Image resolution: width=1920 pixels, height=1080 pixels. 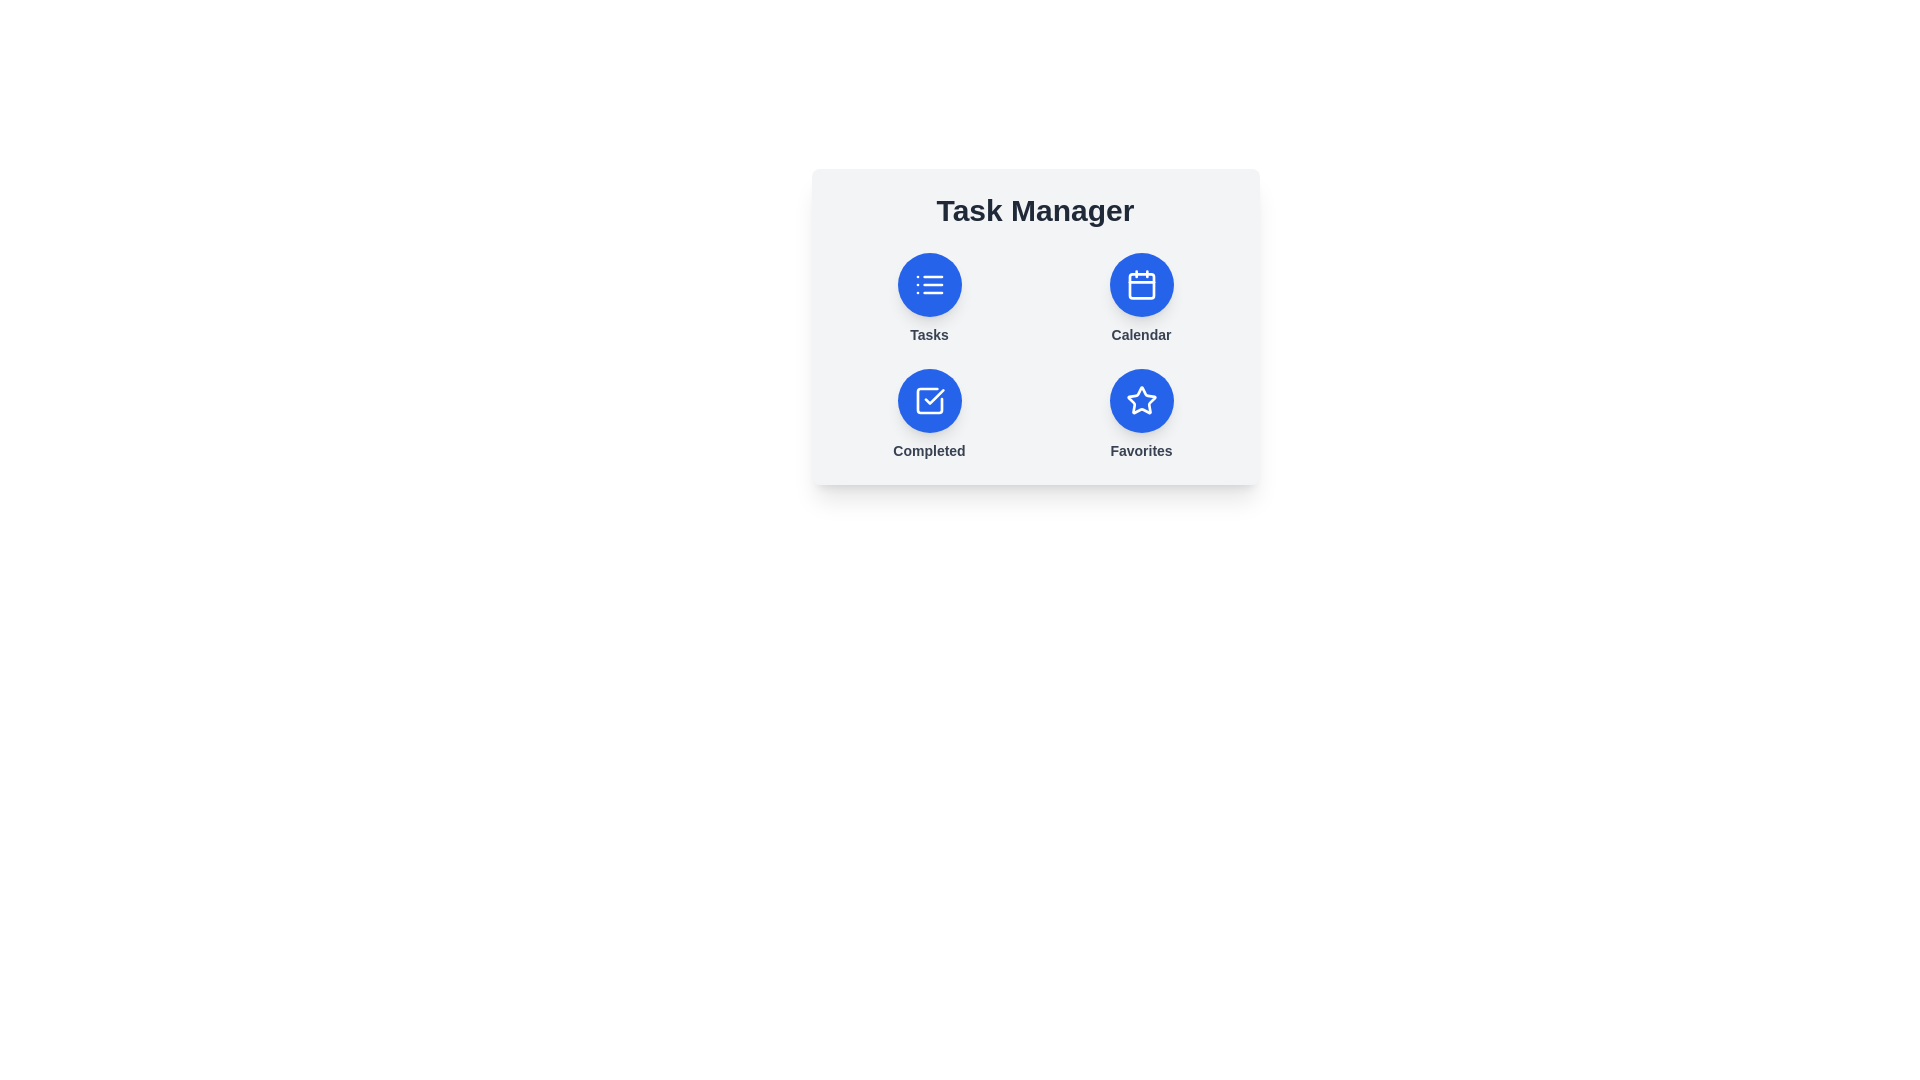 I want to click on the central area of the blue circular calendar icon in the second icon of the top row in a 2x2 grid layout, so click(x=1141, y=286).